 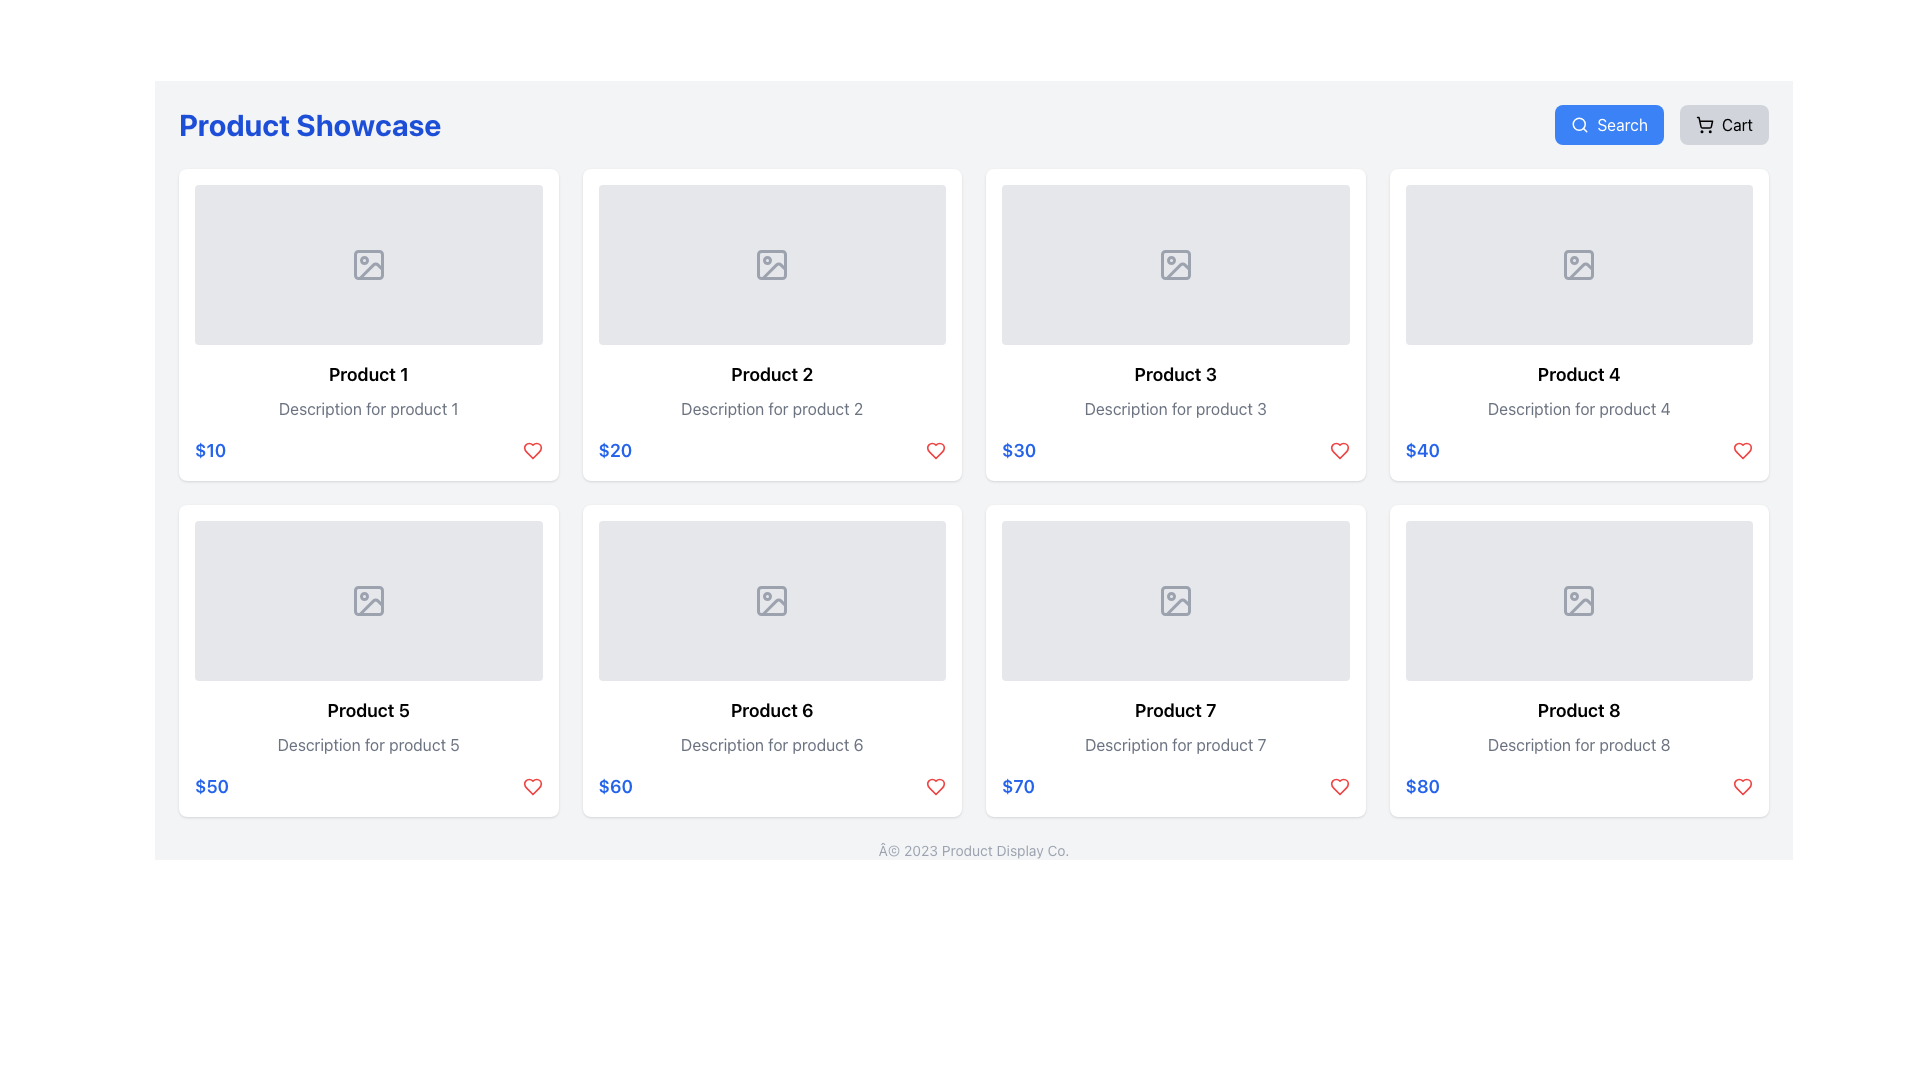 I want to click on text label displaying 'Description for product 4' located in the product card for 'Product 4', situated below the title and above the price, so click(x=1578, y=407).